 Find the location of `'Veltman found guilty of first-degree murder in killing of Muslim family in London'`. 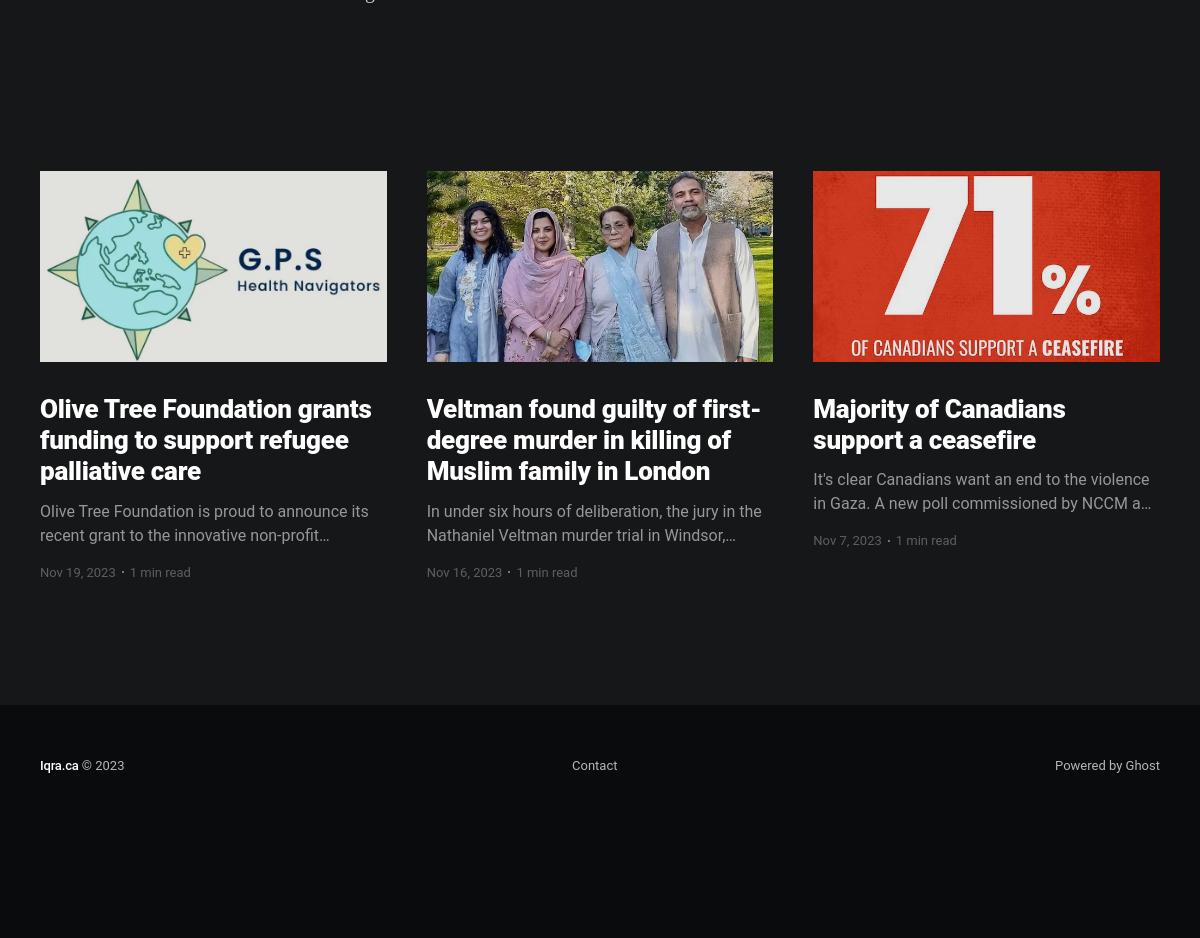

'Veltman found guilty of first-degree murder in killing of Muslim family in London' is located at coordinates (592, 439).